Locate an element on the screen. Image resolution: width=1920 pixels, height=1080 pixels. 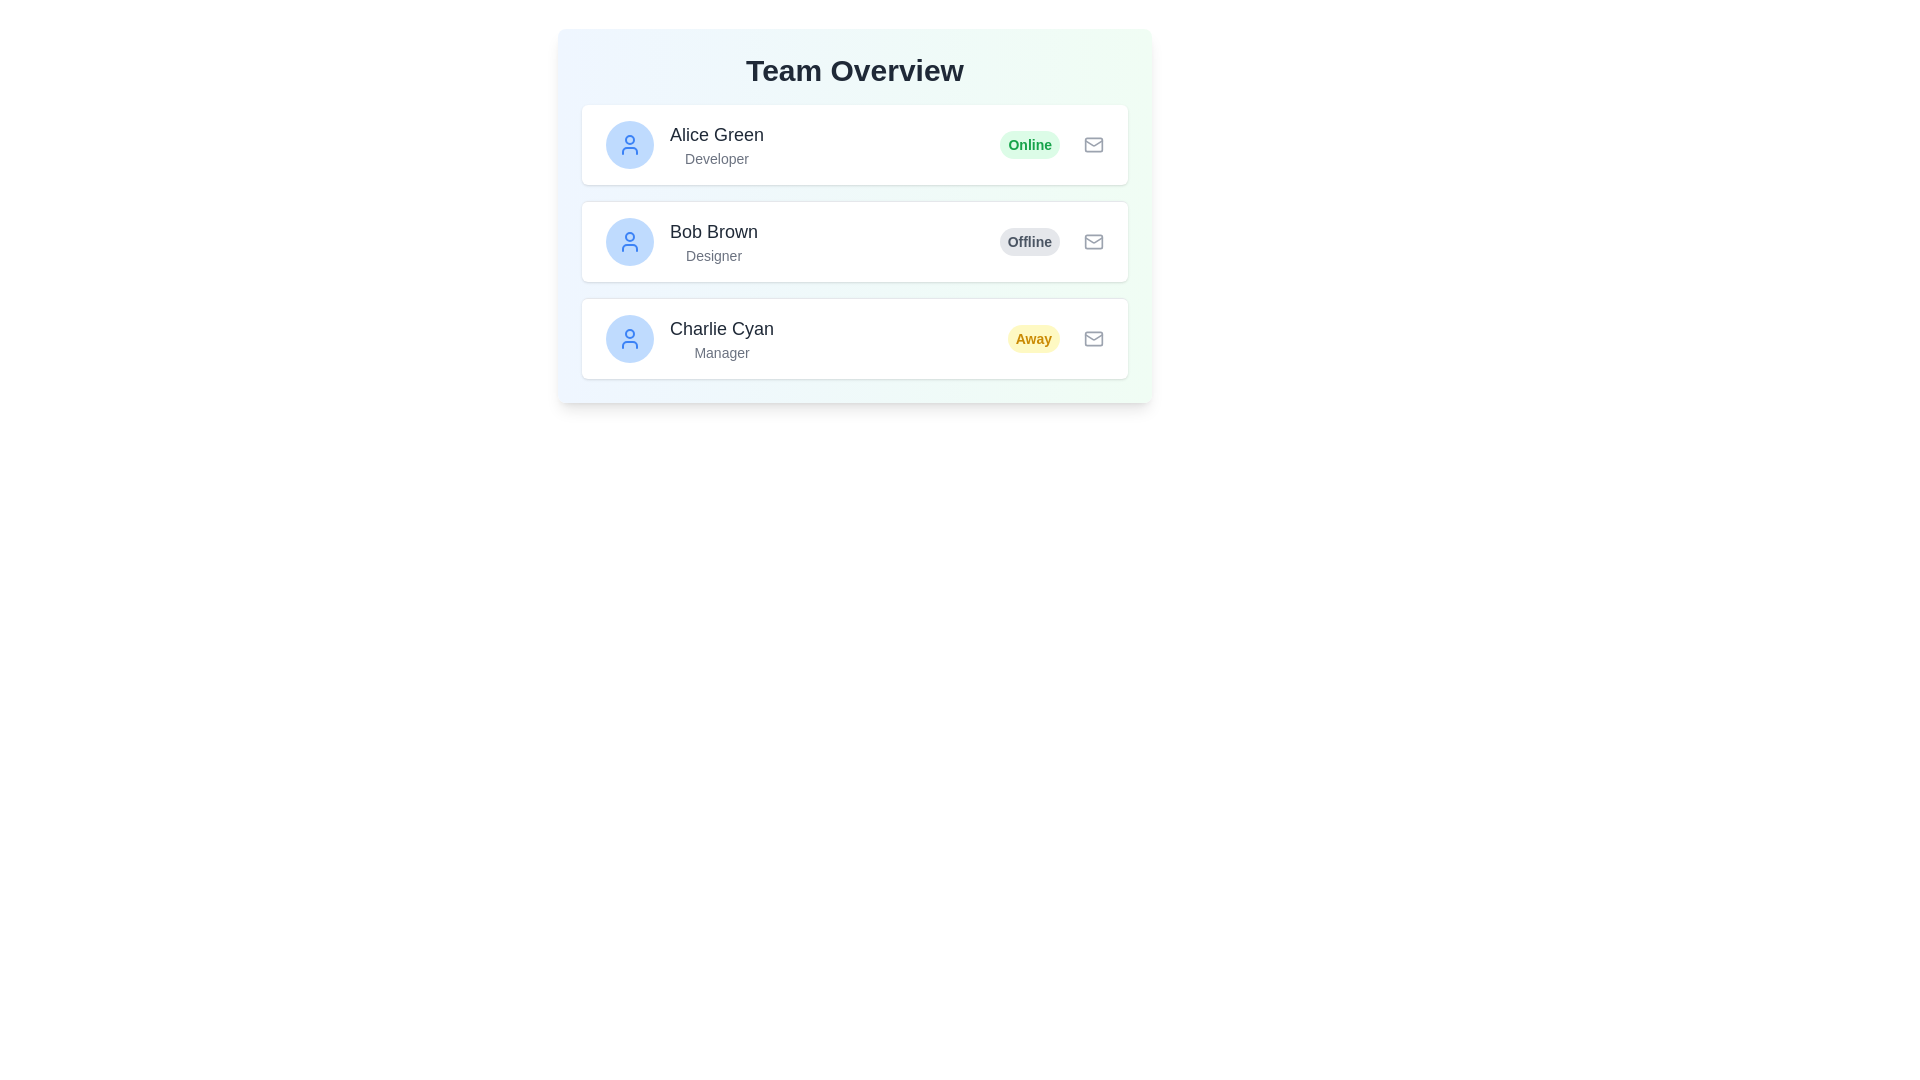
the envelope icon located at the top-right corner of Charlie Cyan's member card in the 'Team Overview' section to interact with email-related functionality is located at coordinates (1093, 338).